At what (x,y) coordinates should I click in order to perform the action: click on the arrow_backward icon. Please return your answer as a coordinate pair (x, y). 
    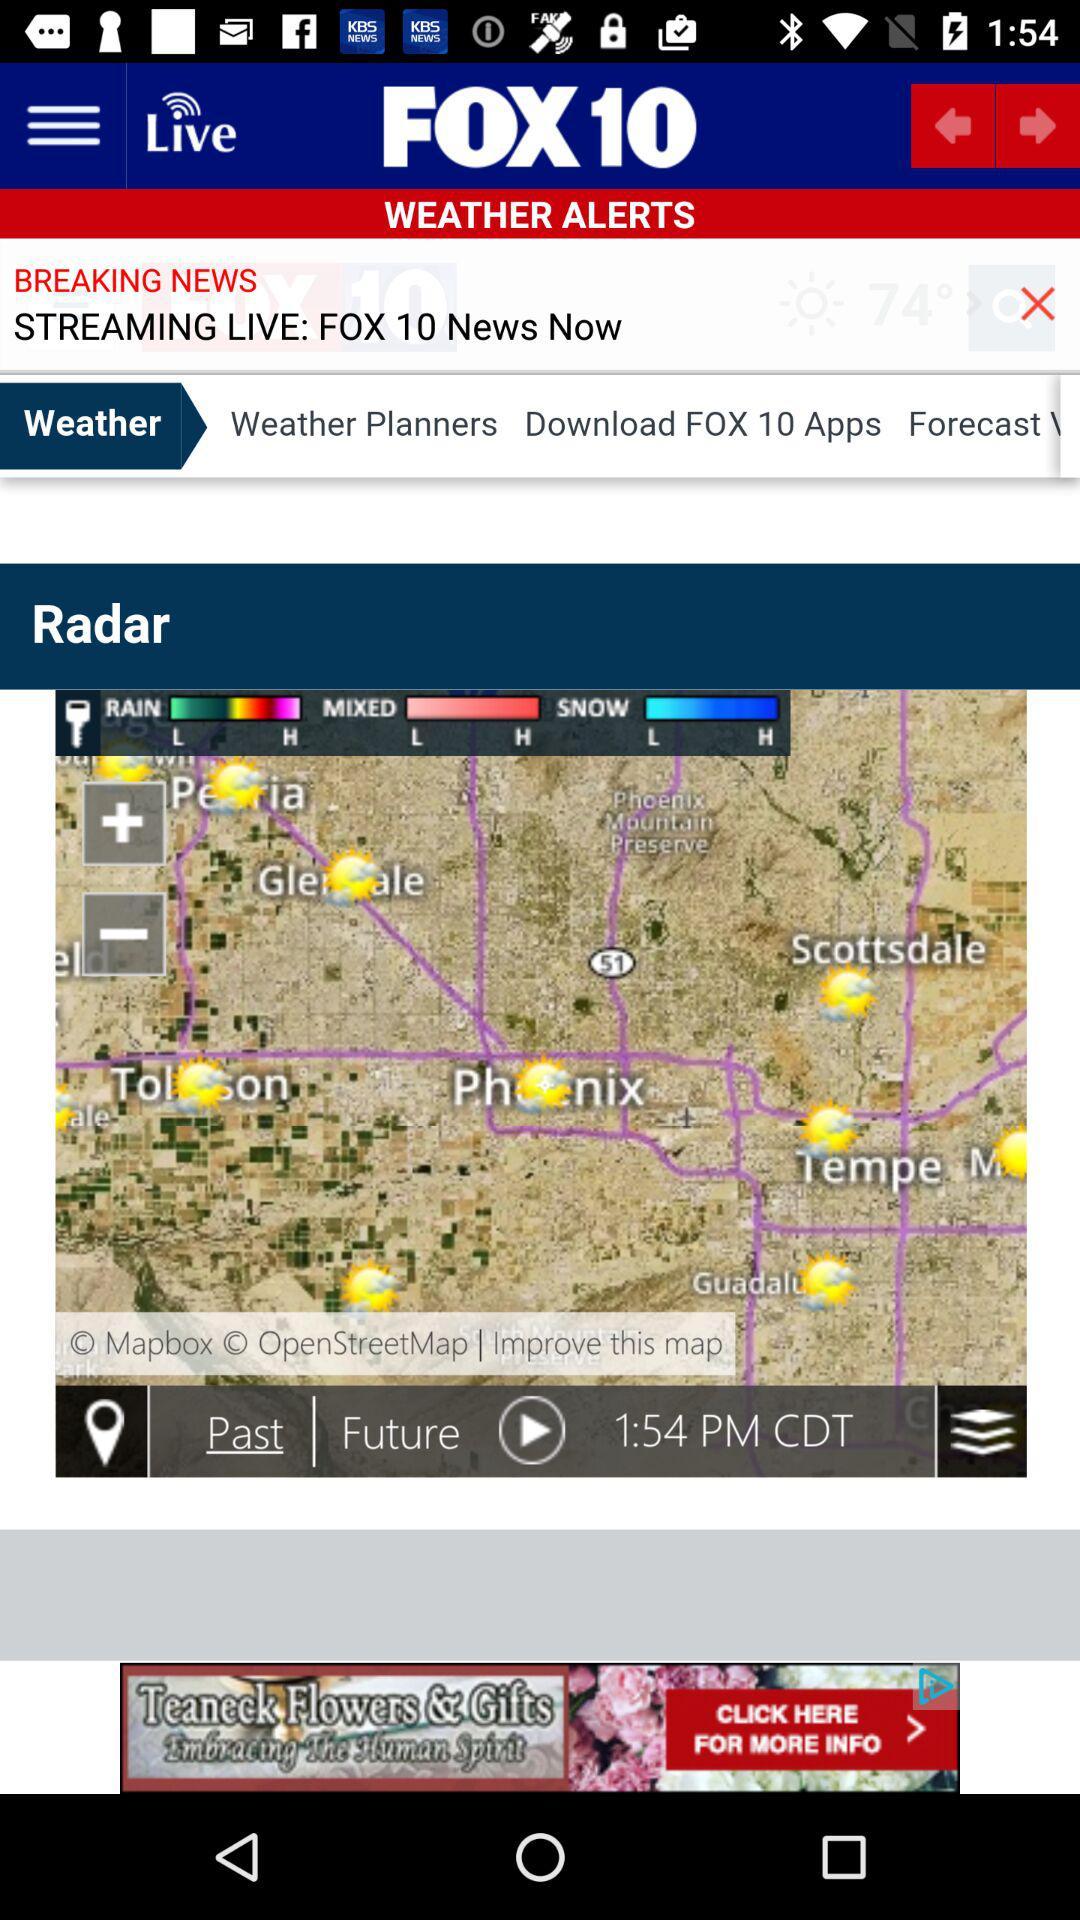
    Looking at the image, I should click on (952, 124).